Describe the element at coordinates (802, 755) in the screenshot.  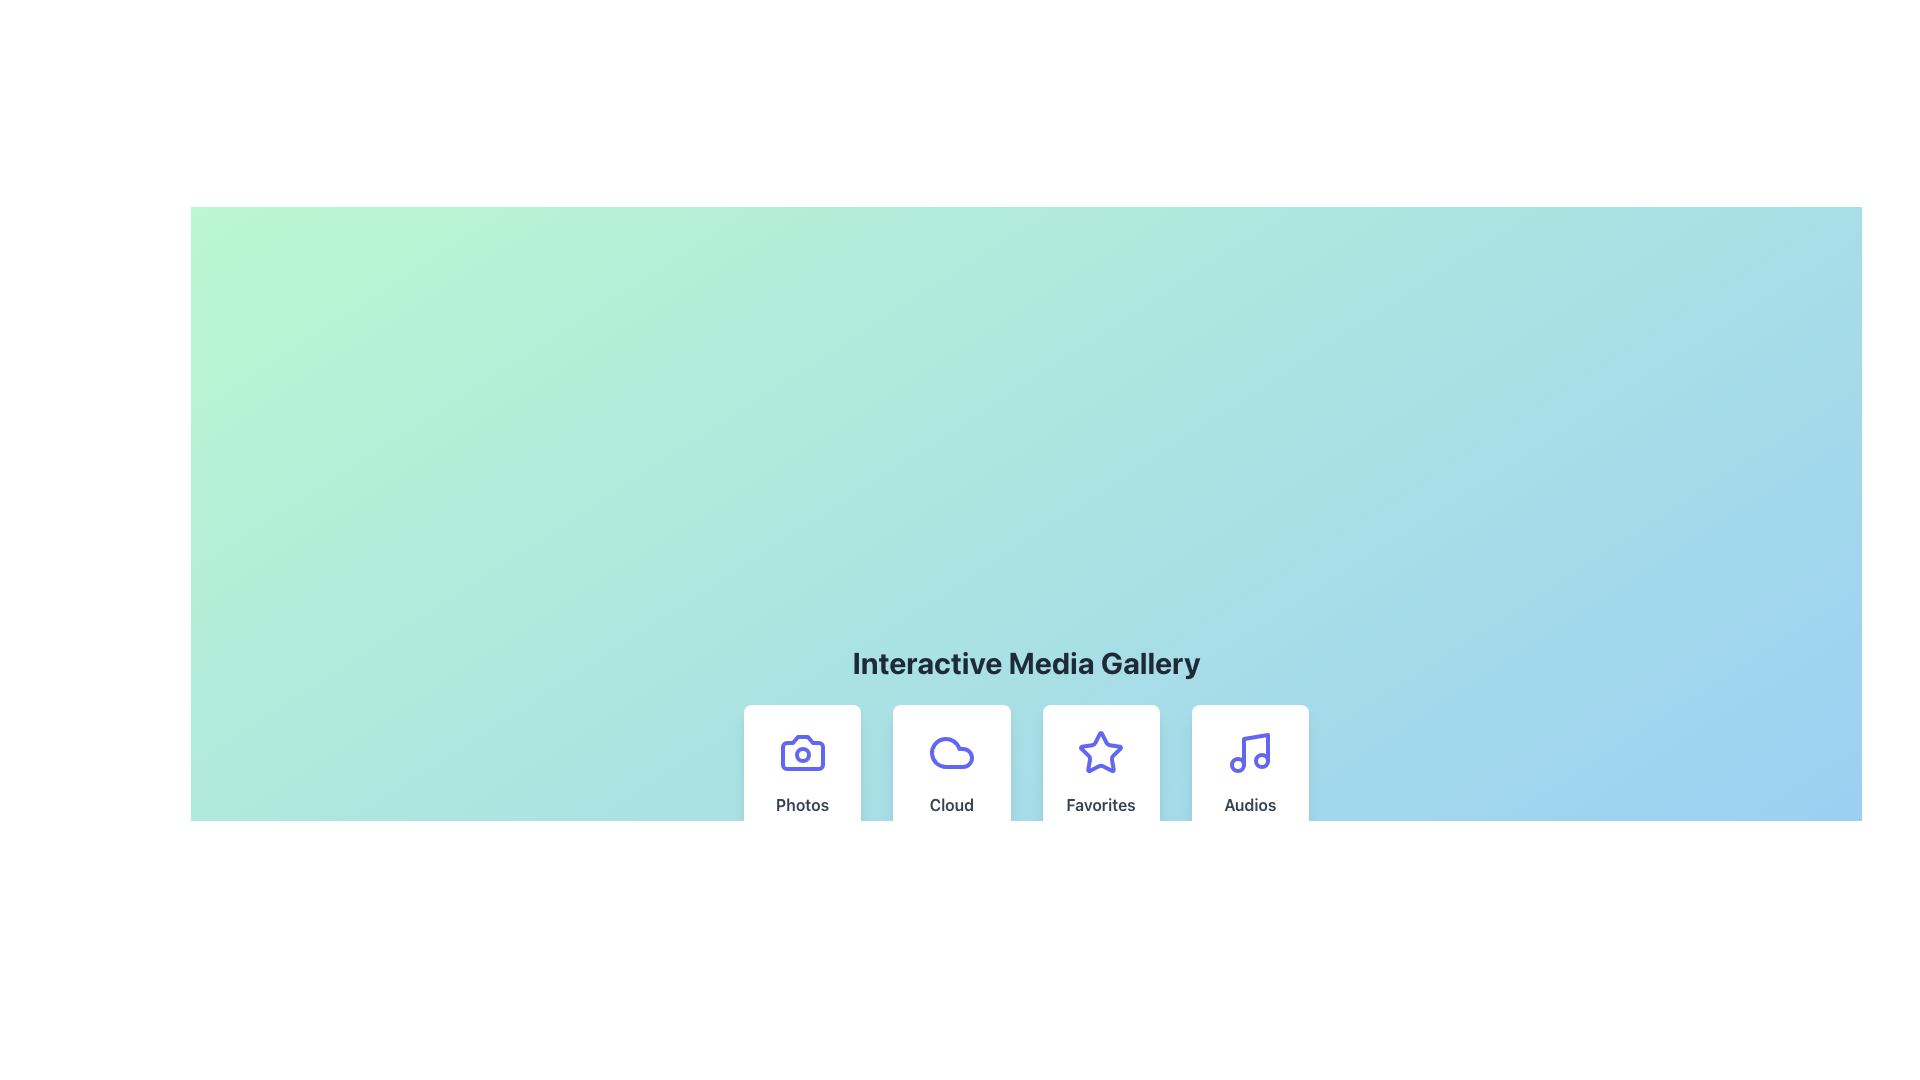
I see `the graphical icon component of the camera icon located` at that location.